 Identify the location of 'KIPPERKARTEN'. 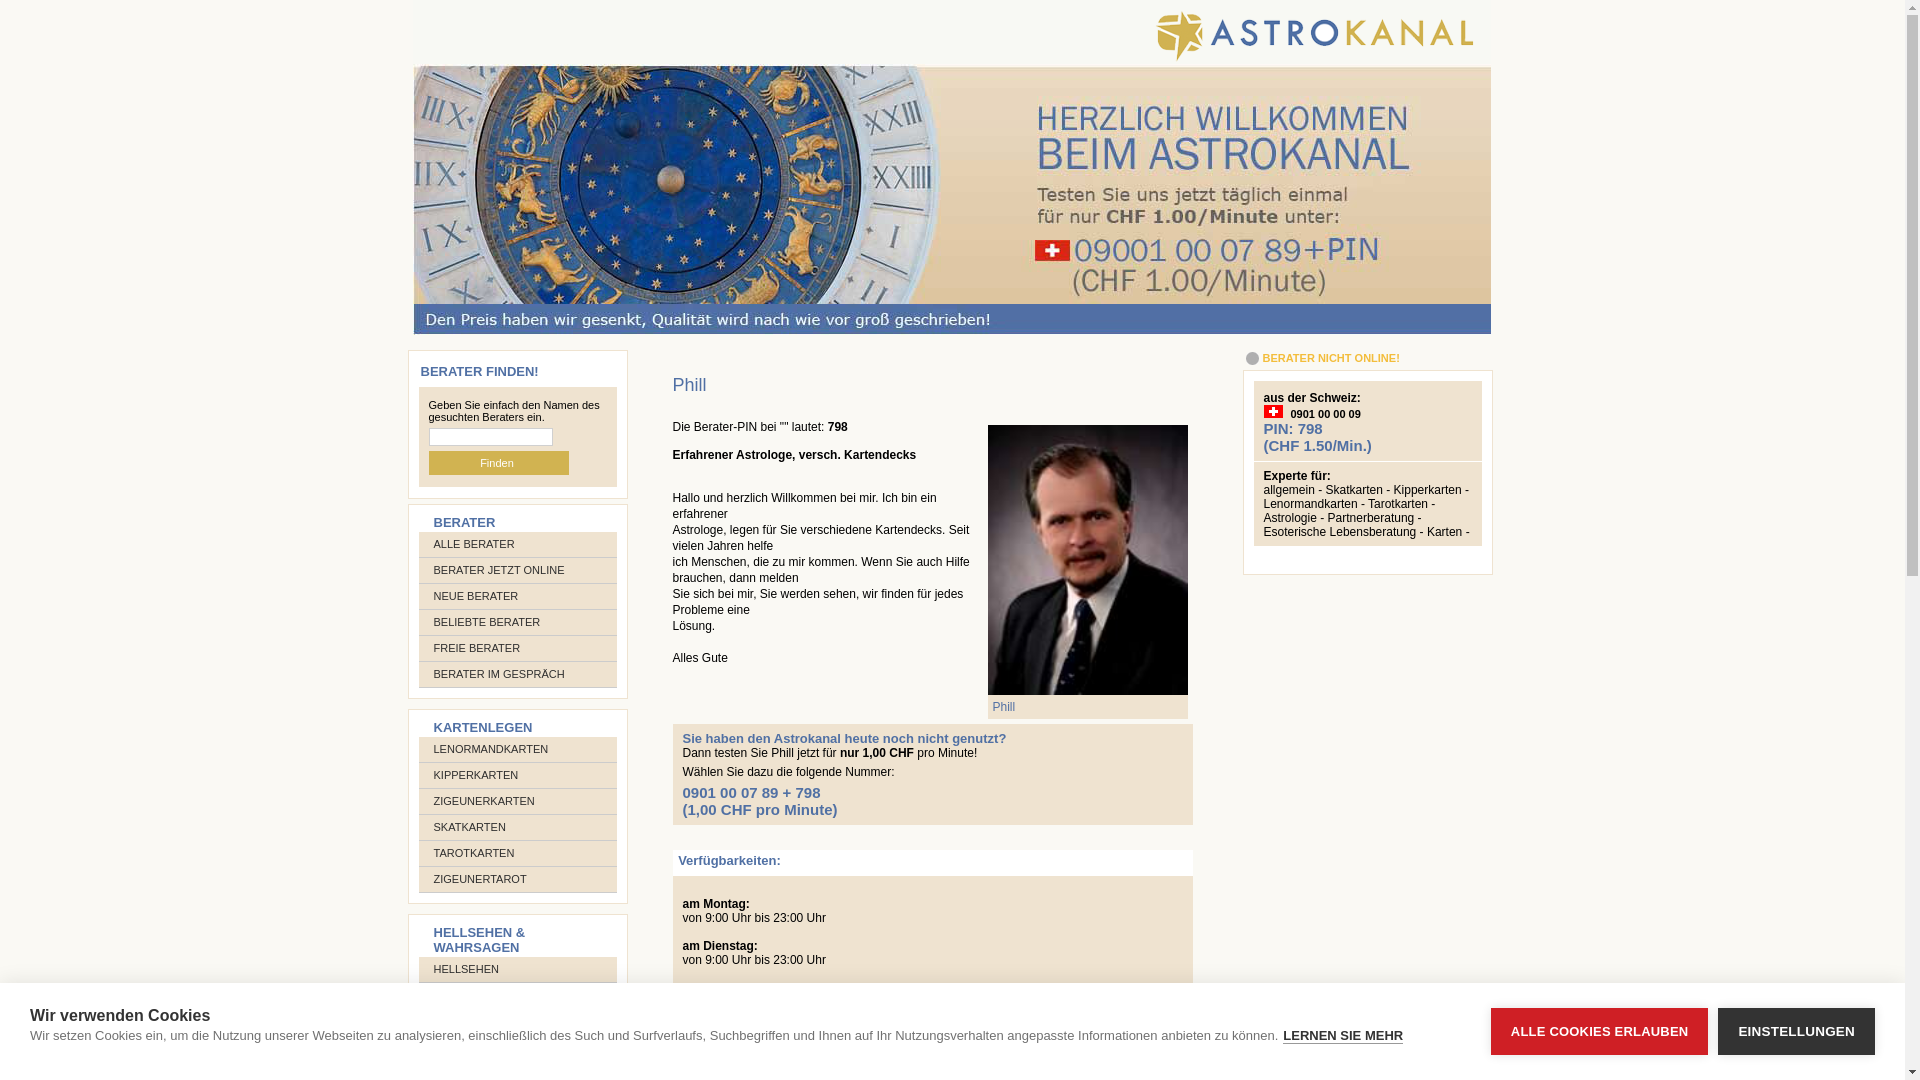
(475, 774).